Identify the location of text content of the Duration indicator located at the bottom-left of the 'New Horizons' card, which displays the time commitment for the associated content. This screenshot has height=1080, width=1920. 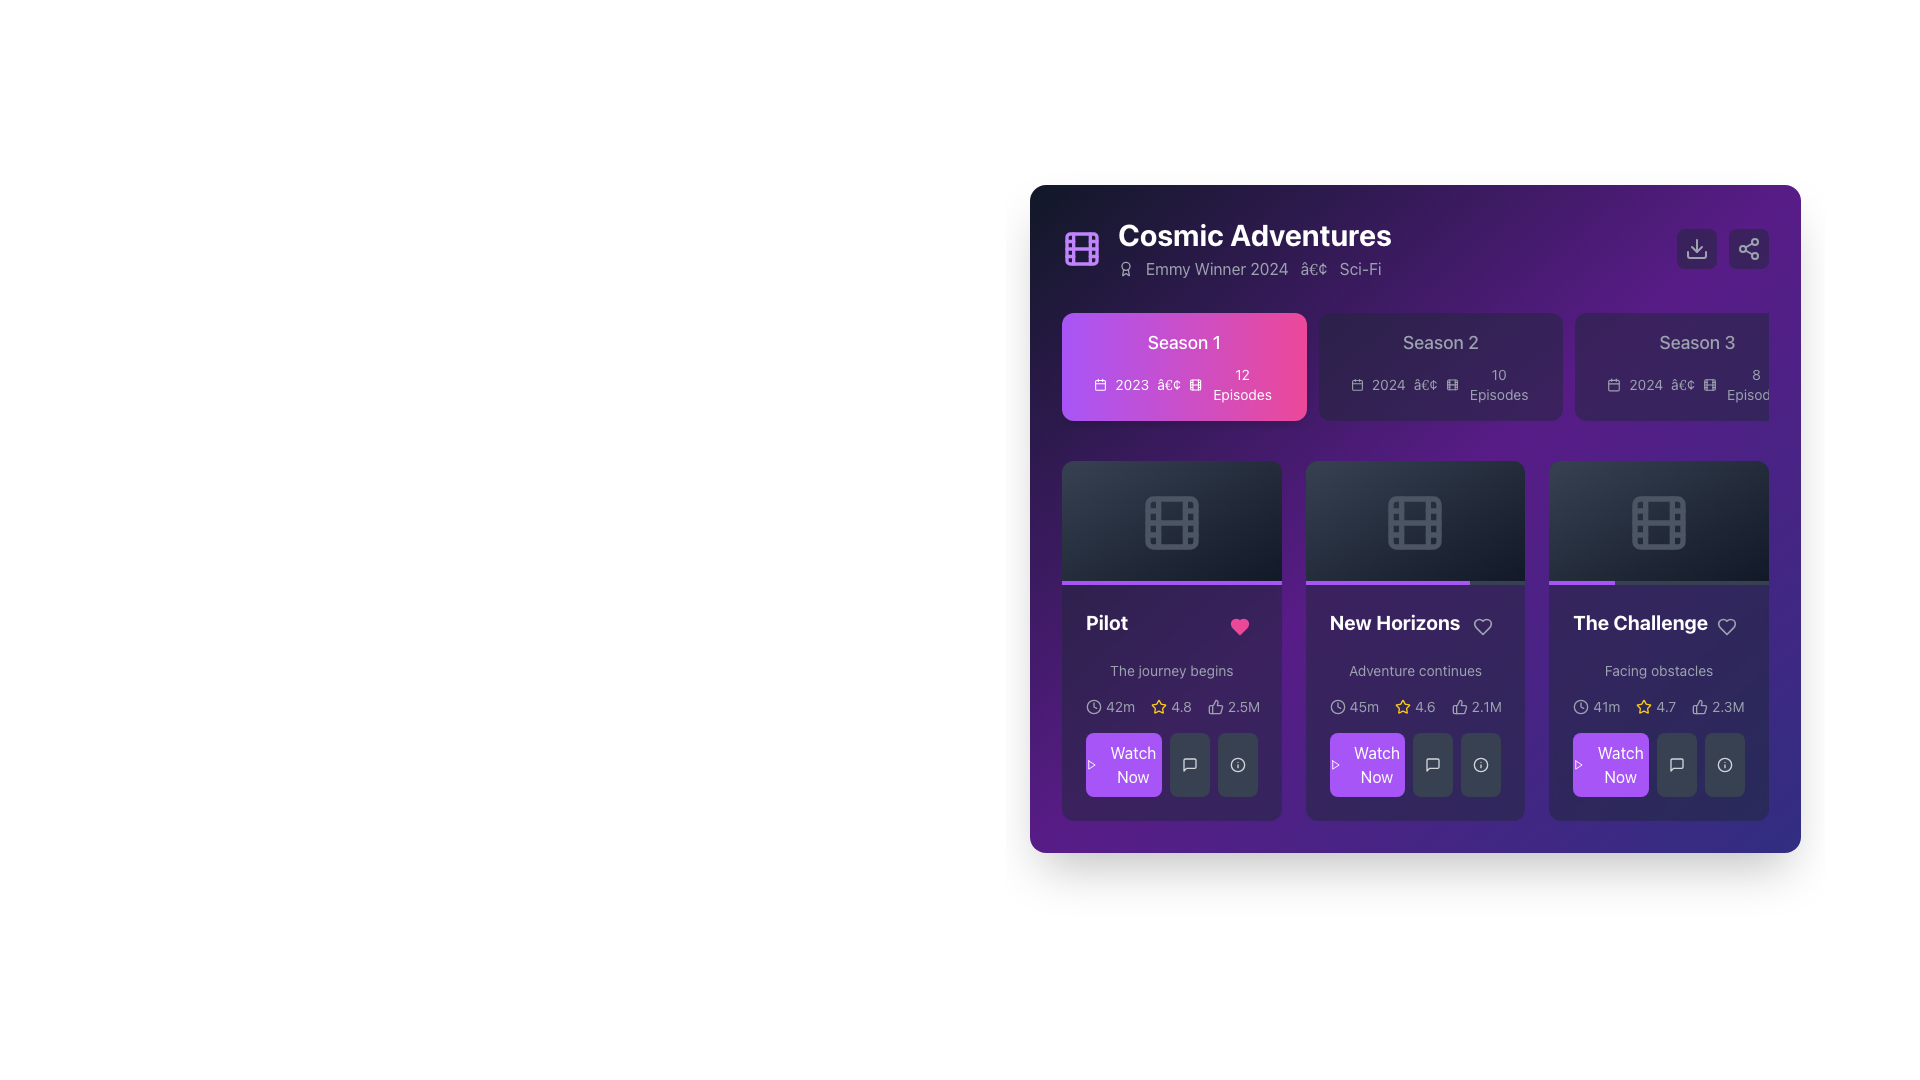
(1354, 705).